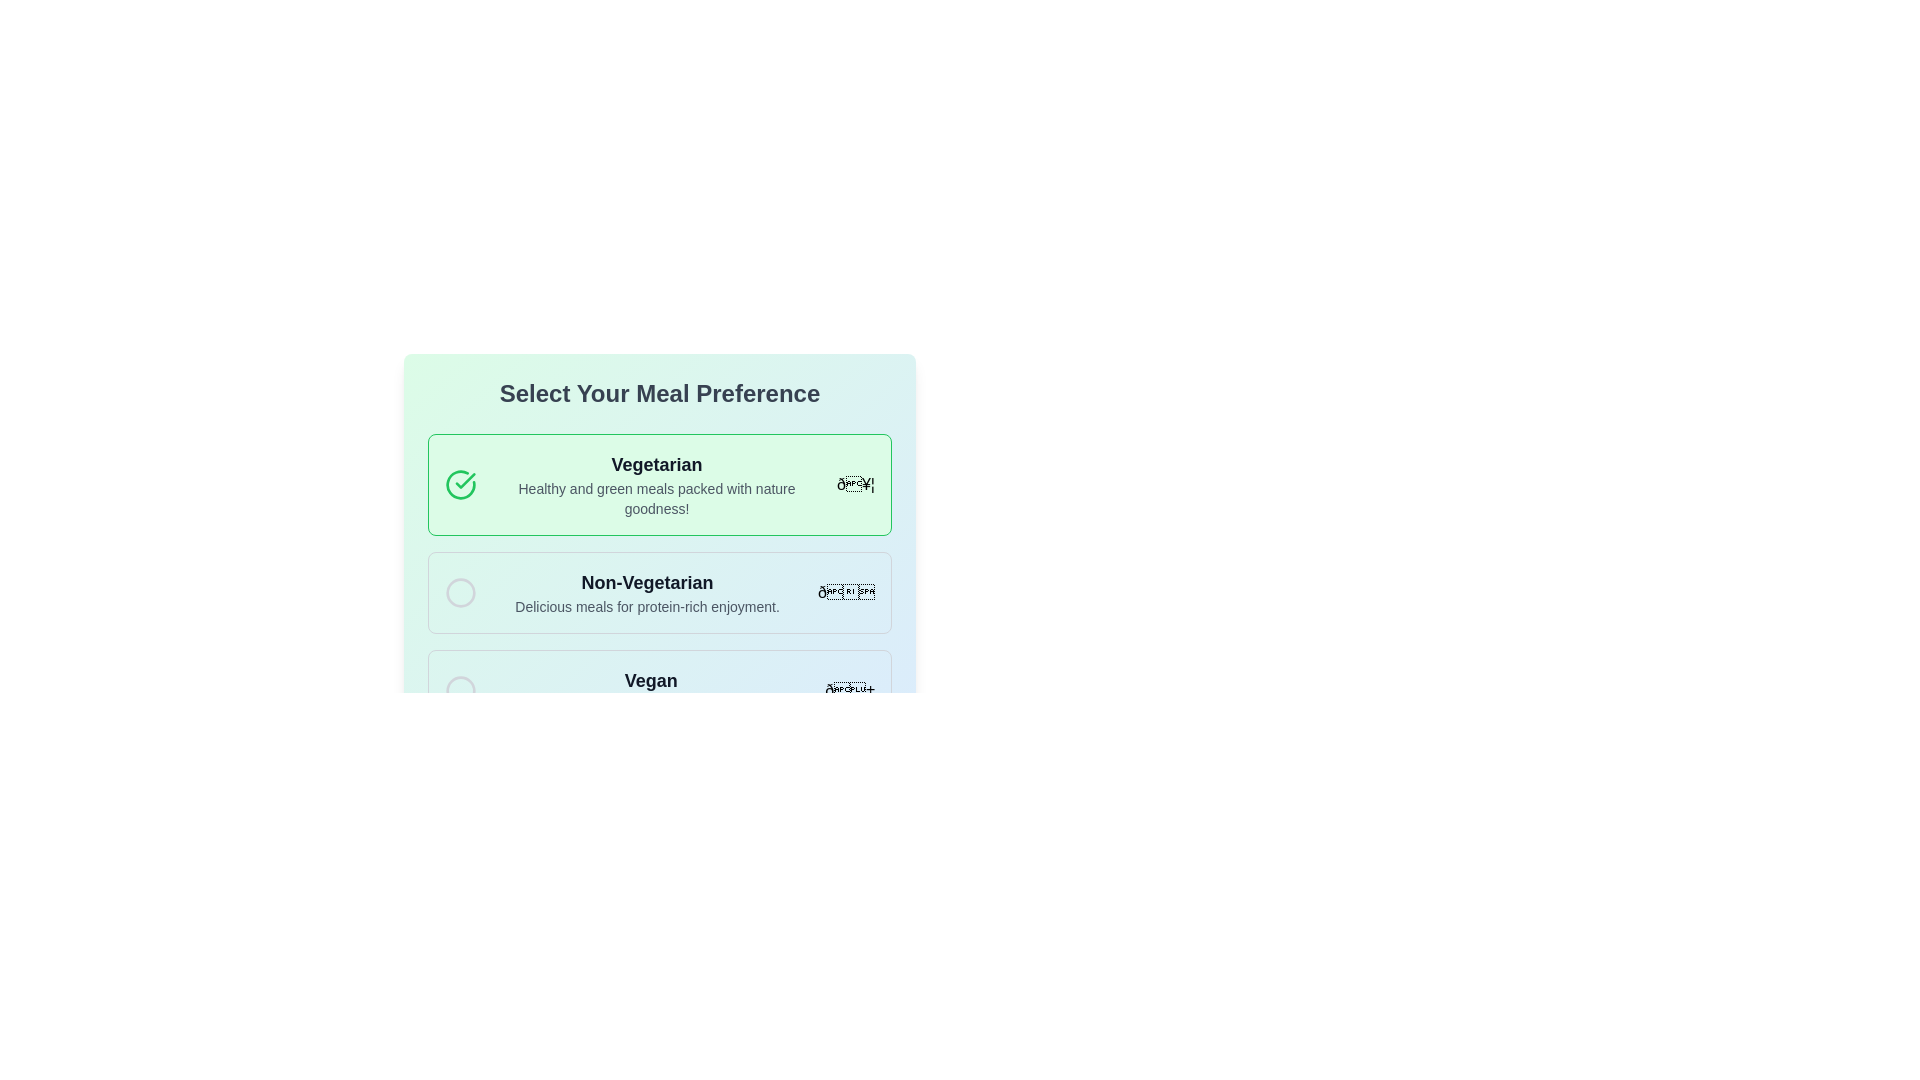  I want to click on the decorative emoji icon depicting a plant (🌱) located to the right of the text descriptions under the 'Vegan' meal option in the meal preference selection interface, so click(850, 689).